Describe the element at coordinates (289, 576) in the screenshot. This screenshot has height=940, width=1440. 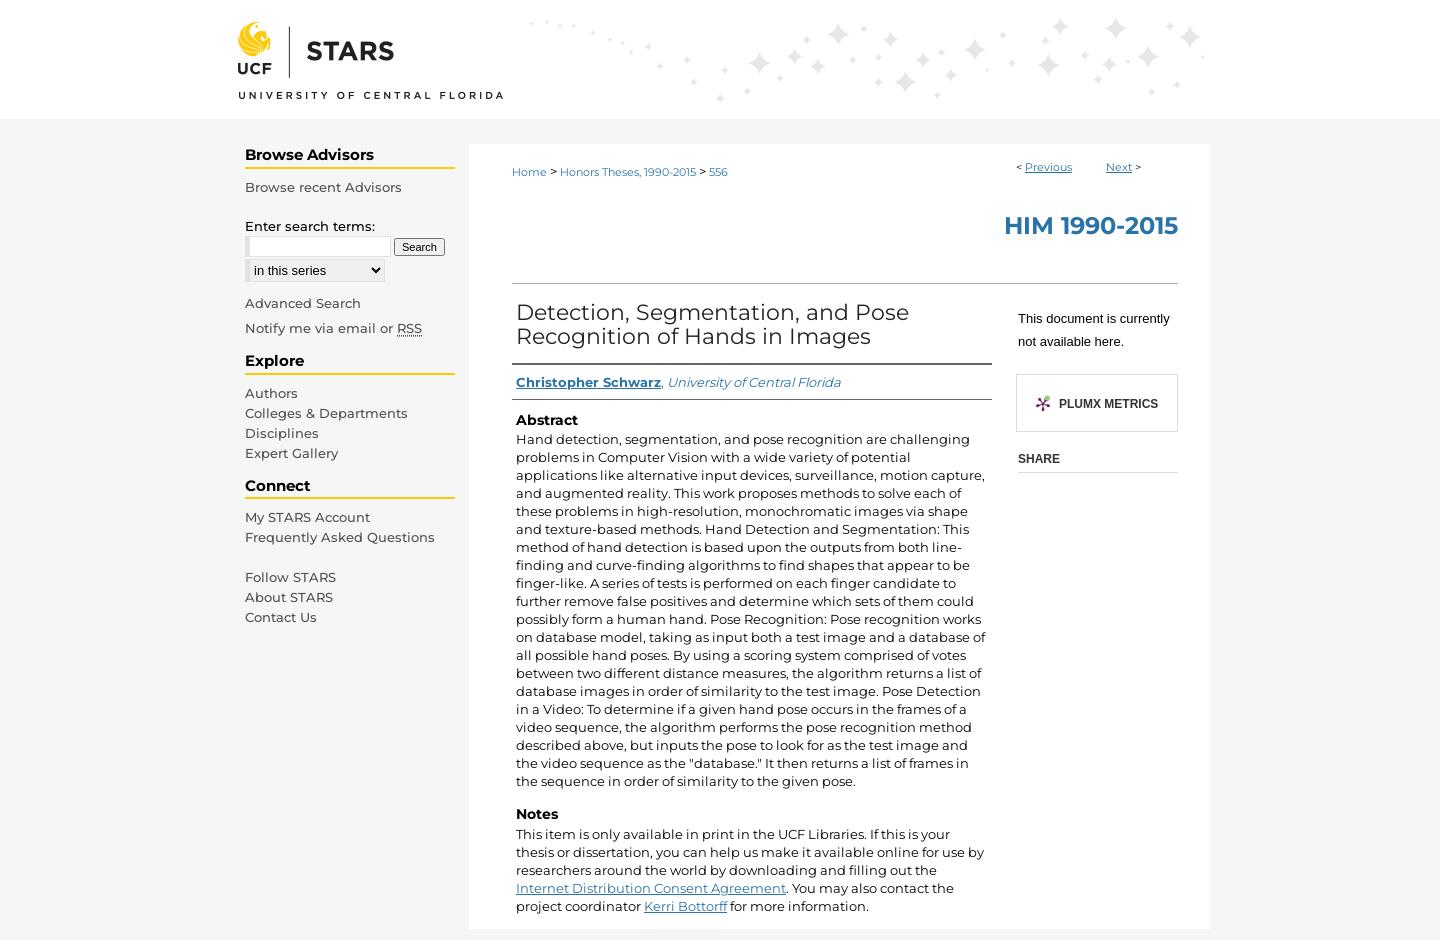
I see `'Follow STARS'` at that location.